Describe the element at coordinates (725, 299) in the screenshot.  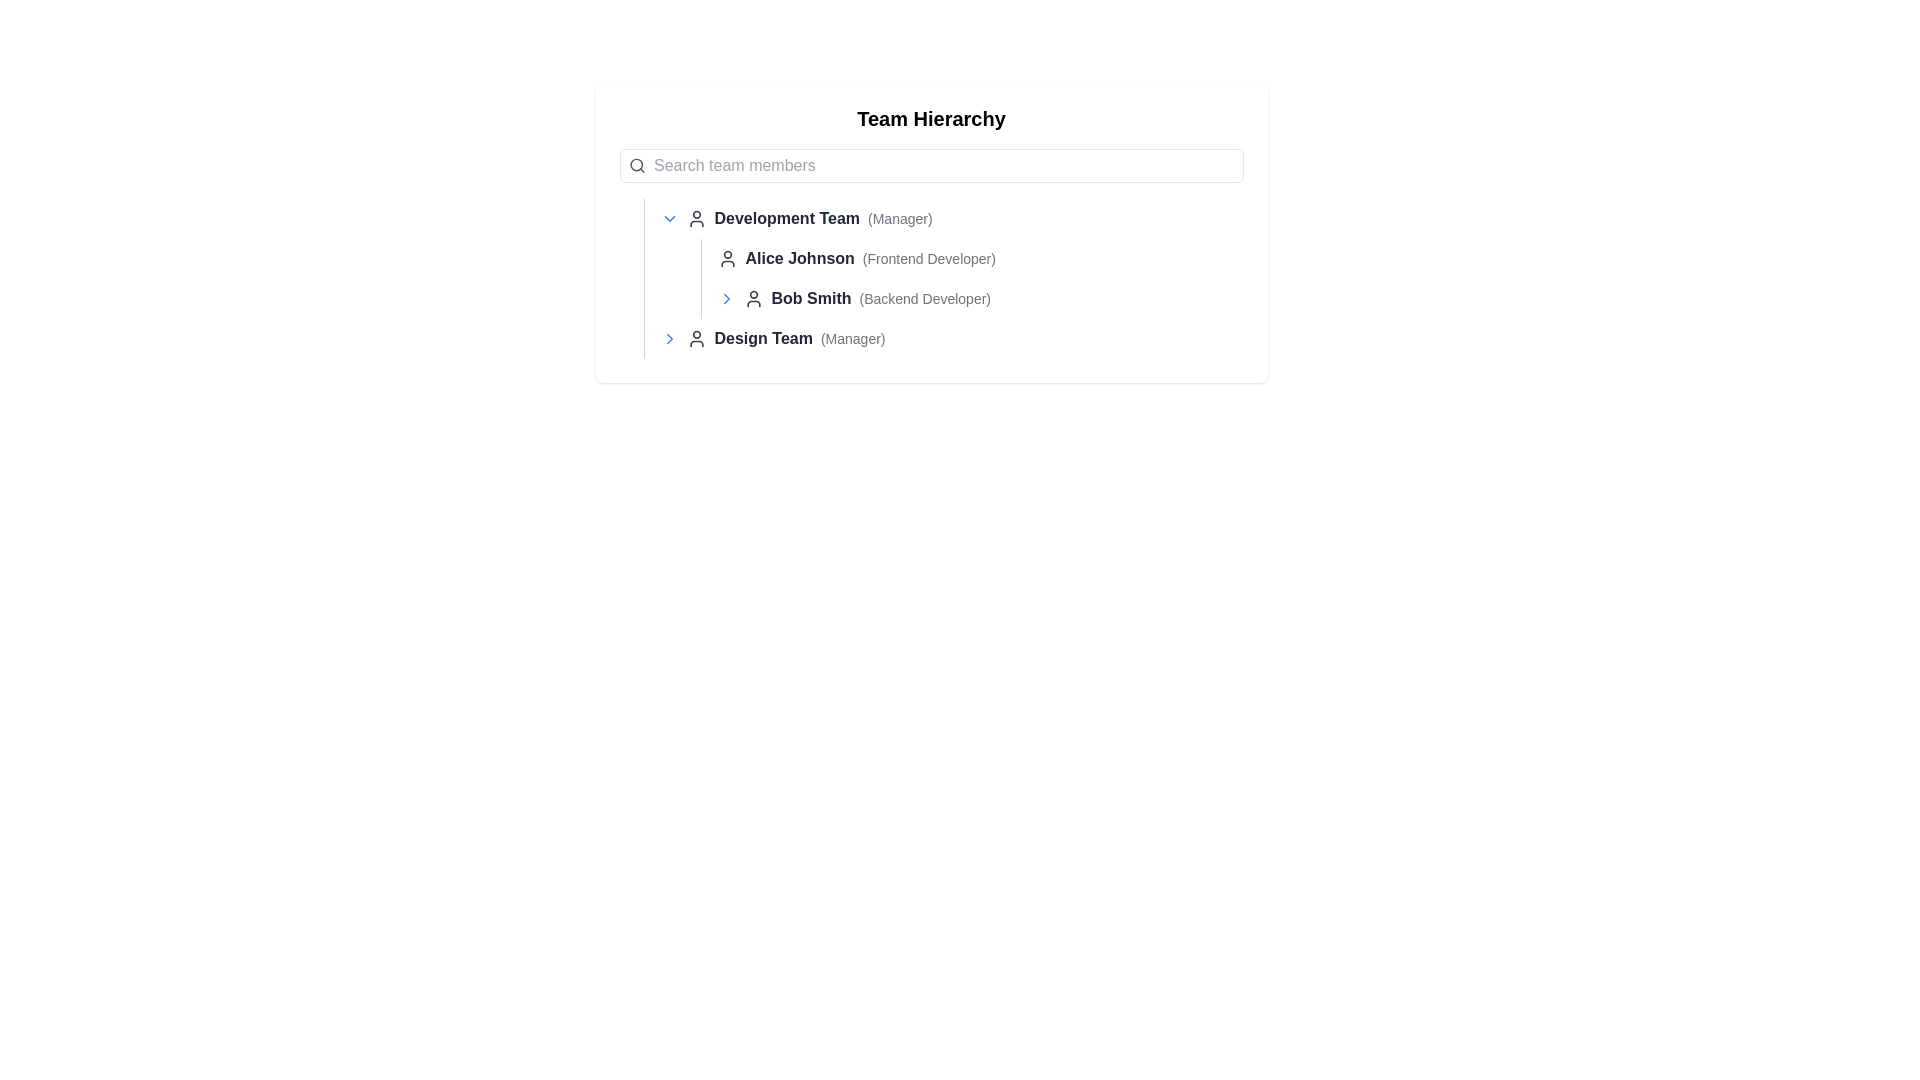
I see `the icon located to the left of 'Bob Smith (Backend Developer)'` at that location.